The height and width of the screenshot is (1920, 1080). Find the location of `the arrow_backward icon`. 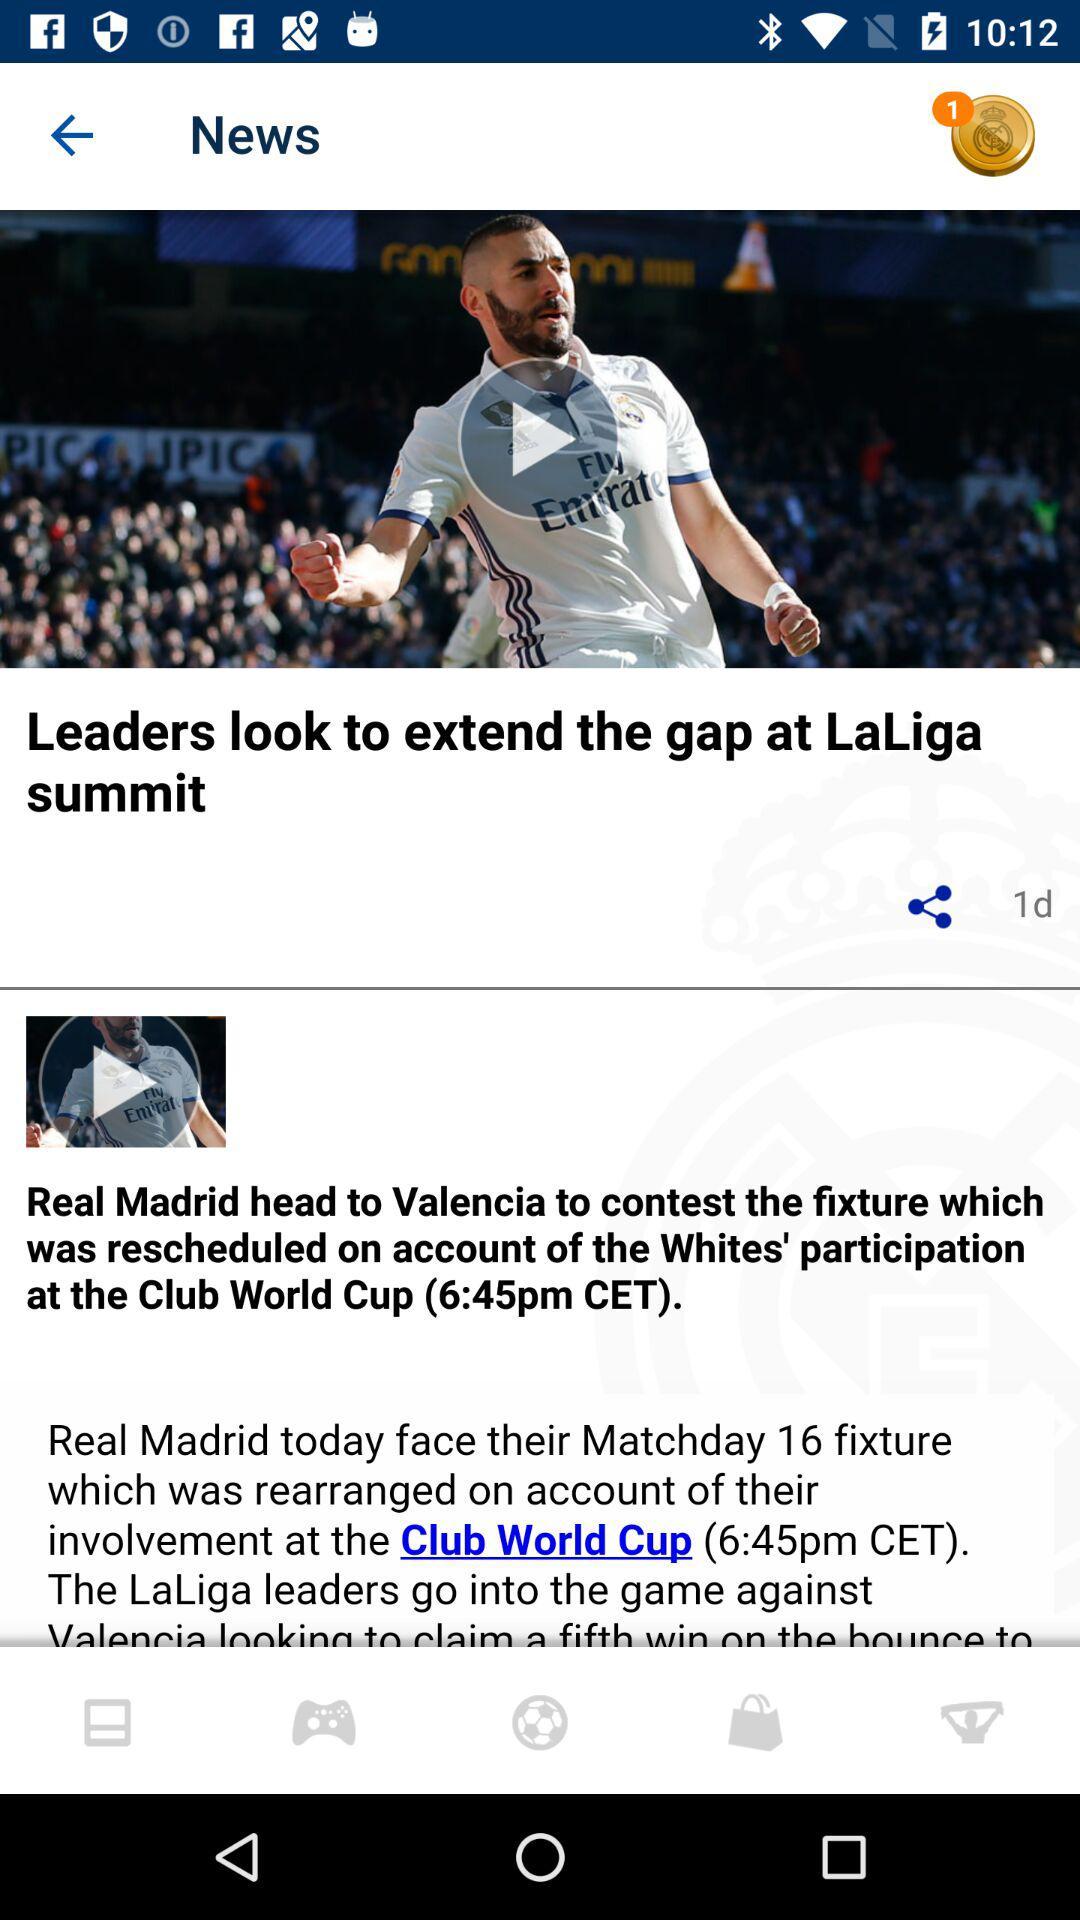

the arrow_backward icon is located at coordinates (72, 135).